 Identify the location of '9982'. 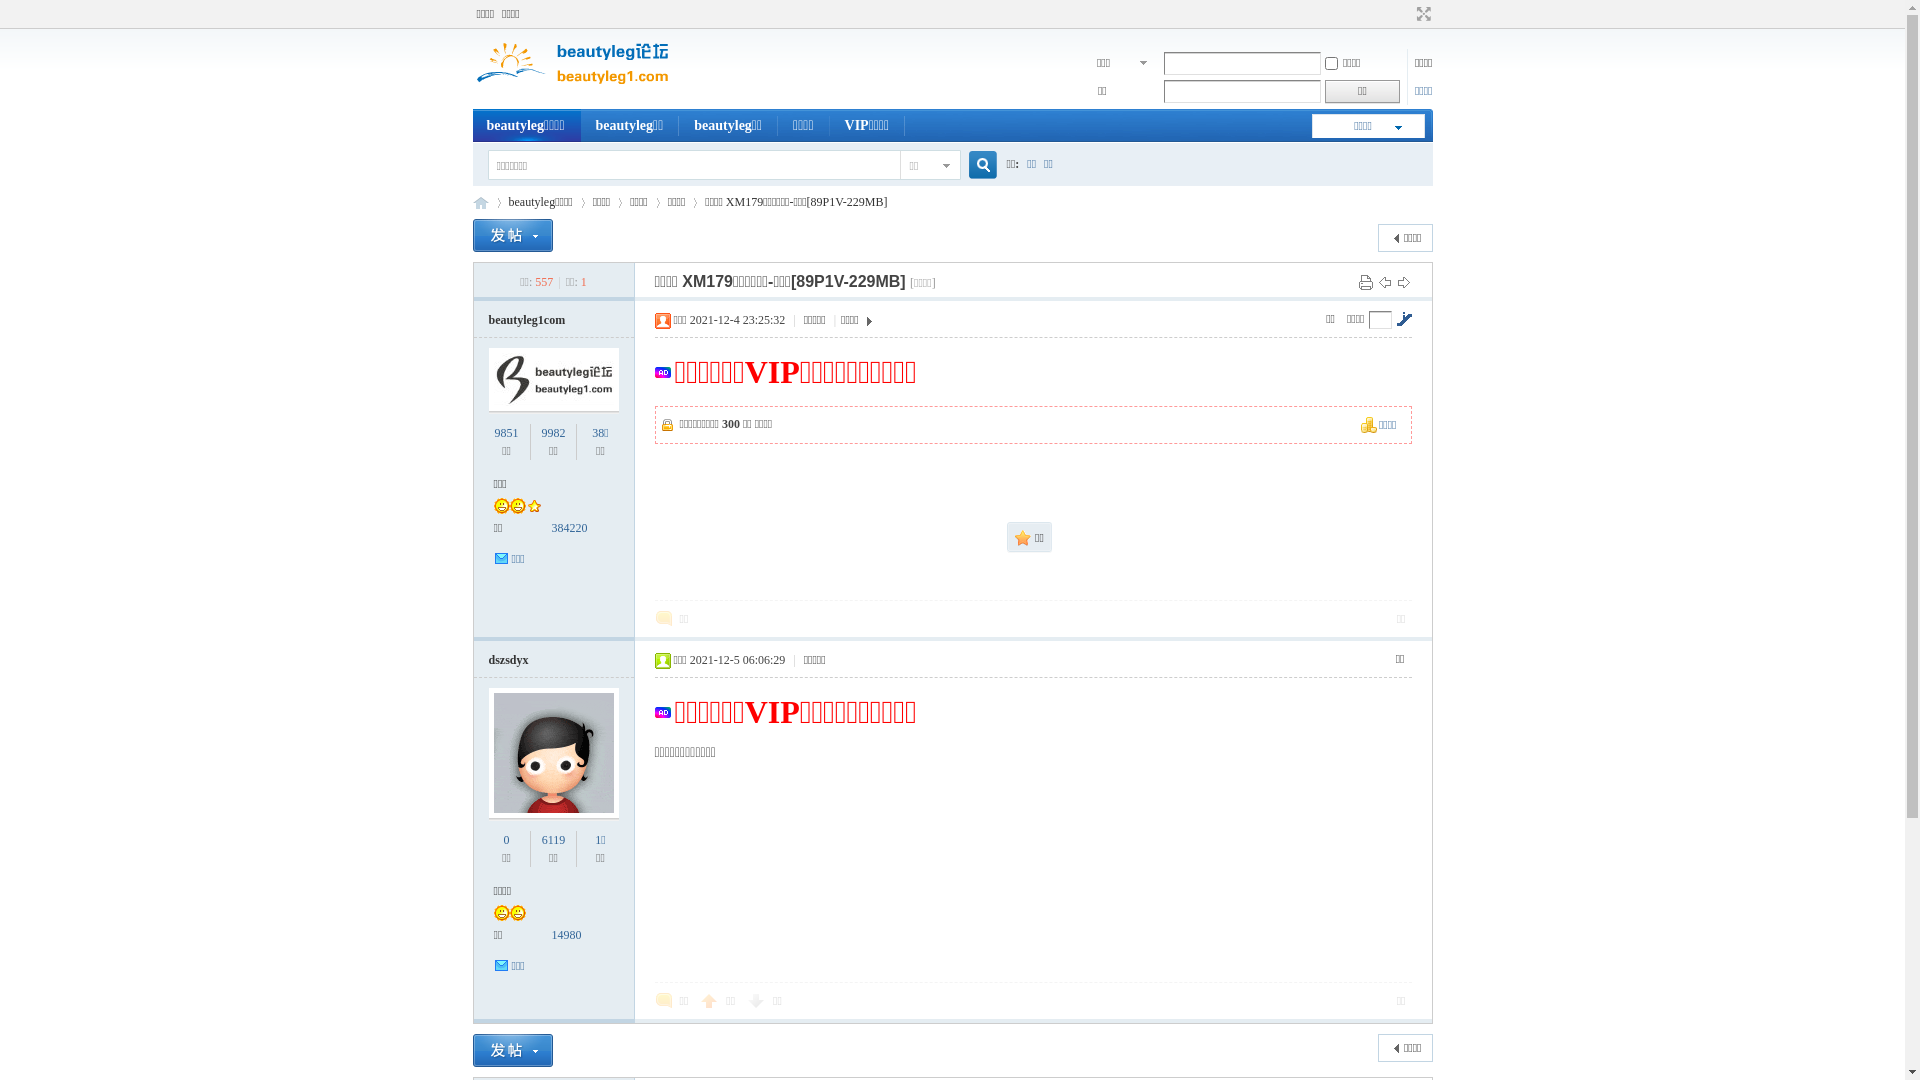
(552, 431).